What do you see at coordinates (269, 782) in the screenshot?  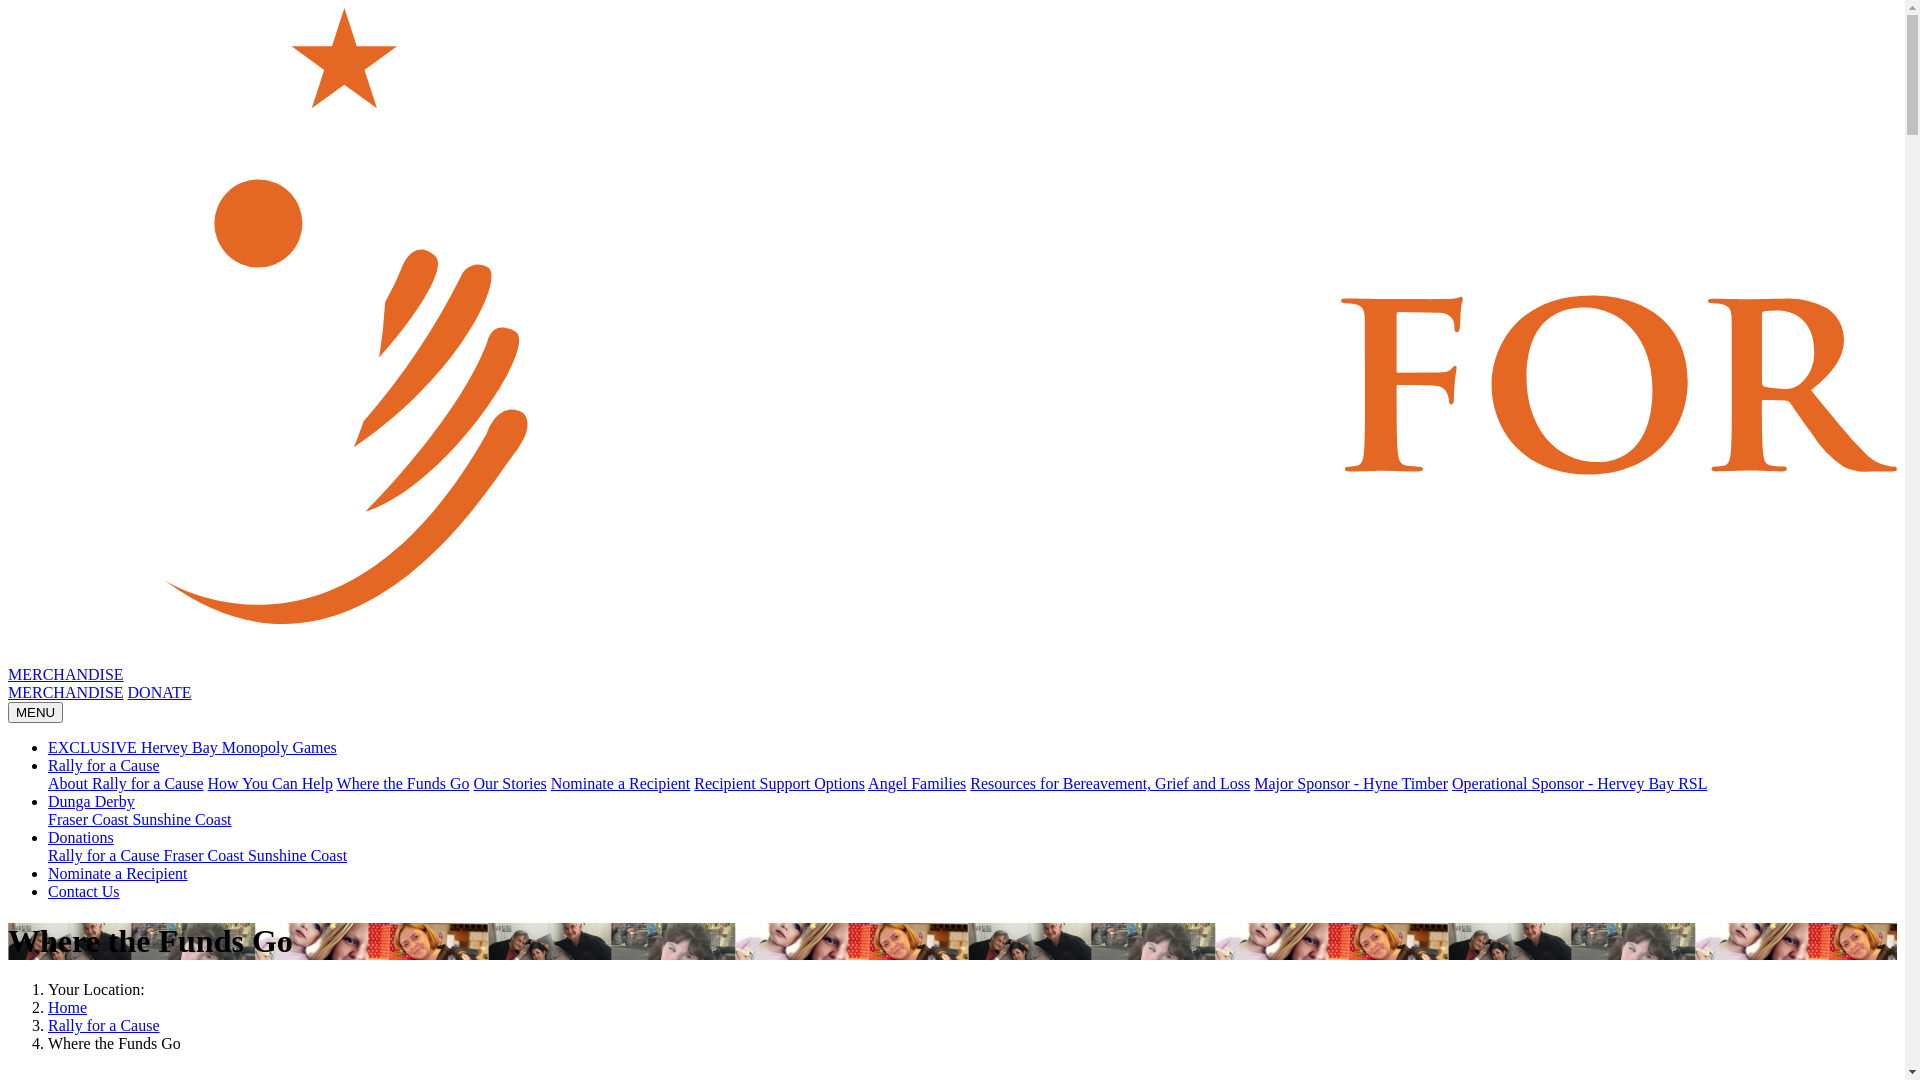 I see `'How You Can Help'` at bounding box center [269, 782].